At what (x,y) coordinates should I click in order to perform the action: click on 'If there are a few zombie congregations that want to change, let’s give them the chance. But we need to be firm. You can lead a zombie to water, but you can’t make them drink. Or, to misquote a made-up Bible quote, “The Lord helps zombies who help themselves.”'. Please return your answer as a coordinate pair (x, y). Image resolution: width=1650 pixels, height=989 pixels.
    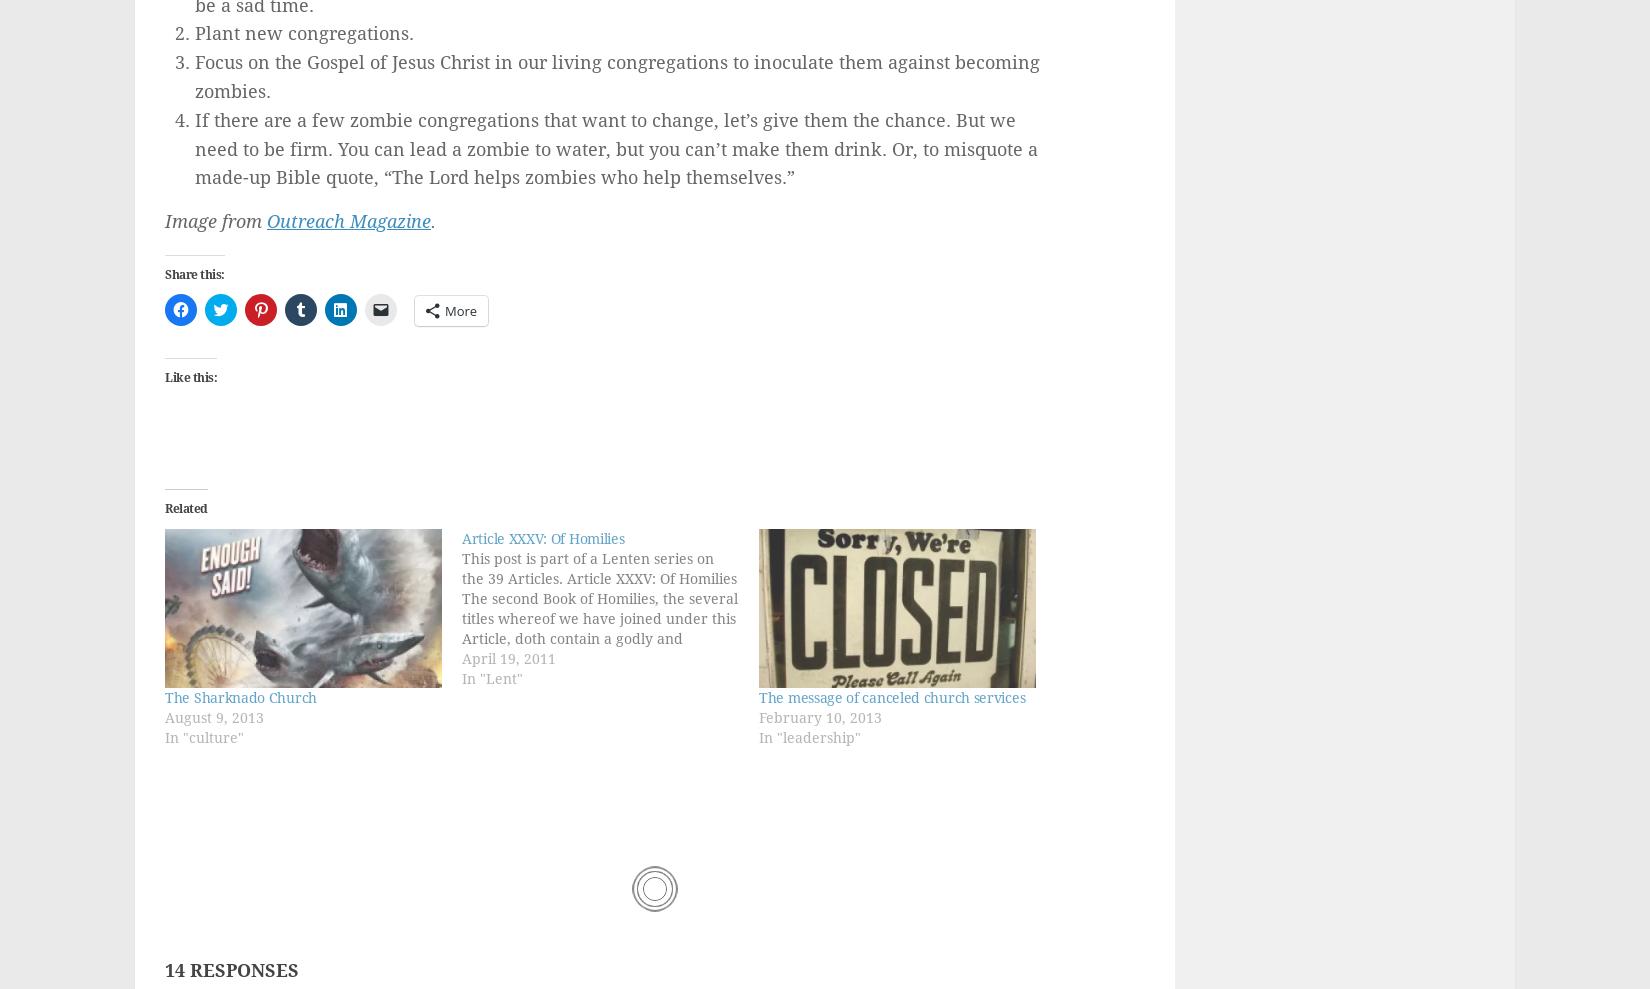
    Looking at the image, I should click on (615, 147).